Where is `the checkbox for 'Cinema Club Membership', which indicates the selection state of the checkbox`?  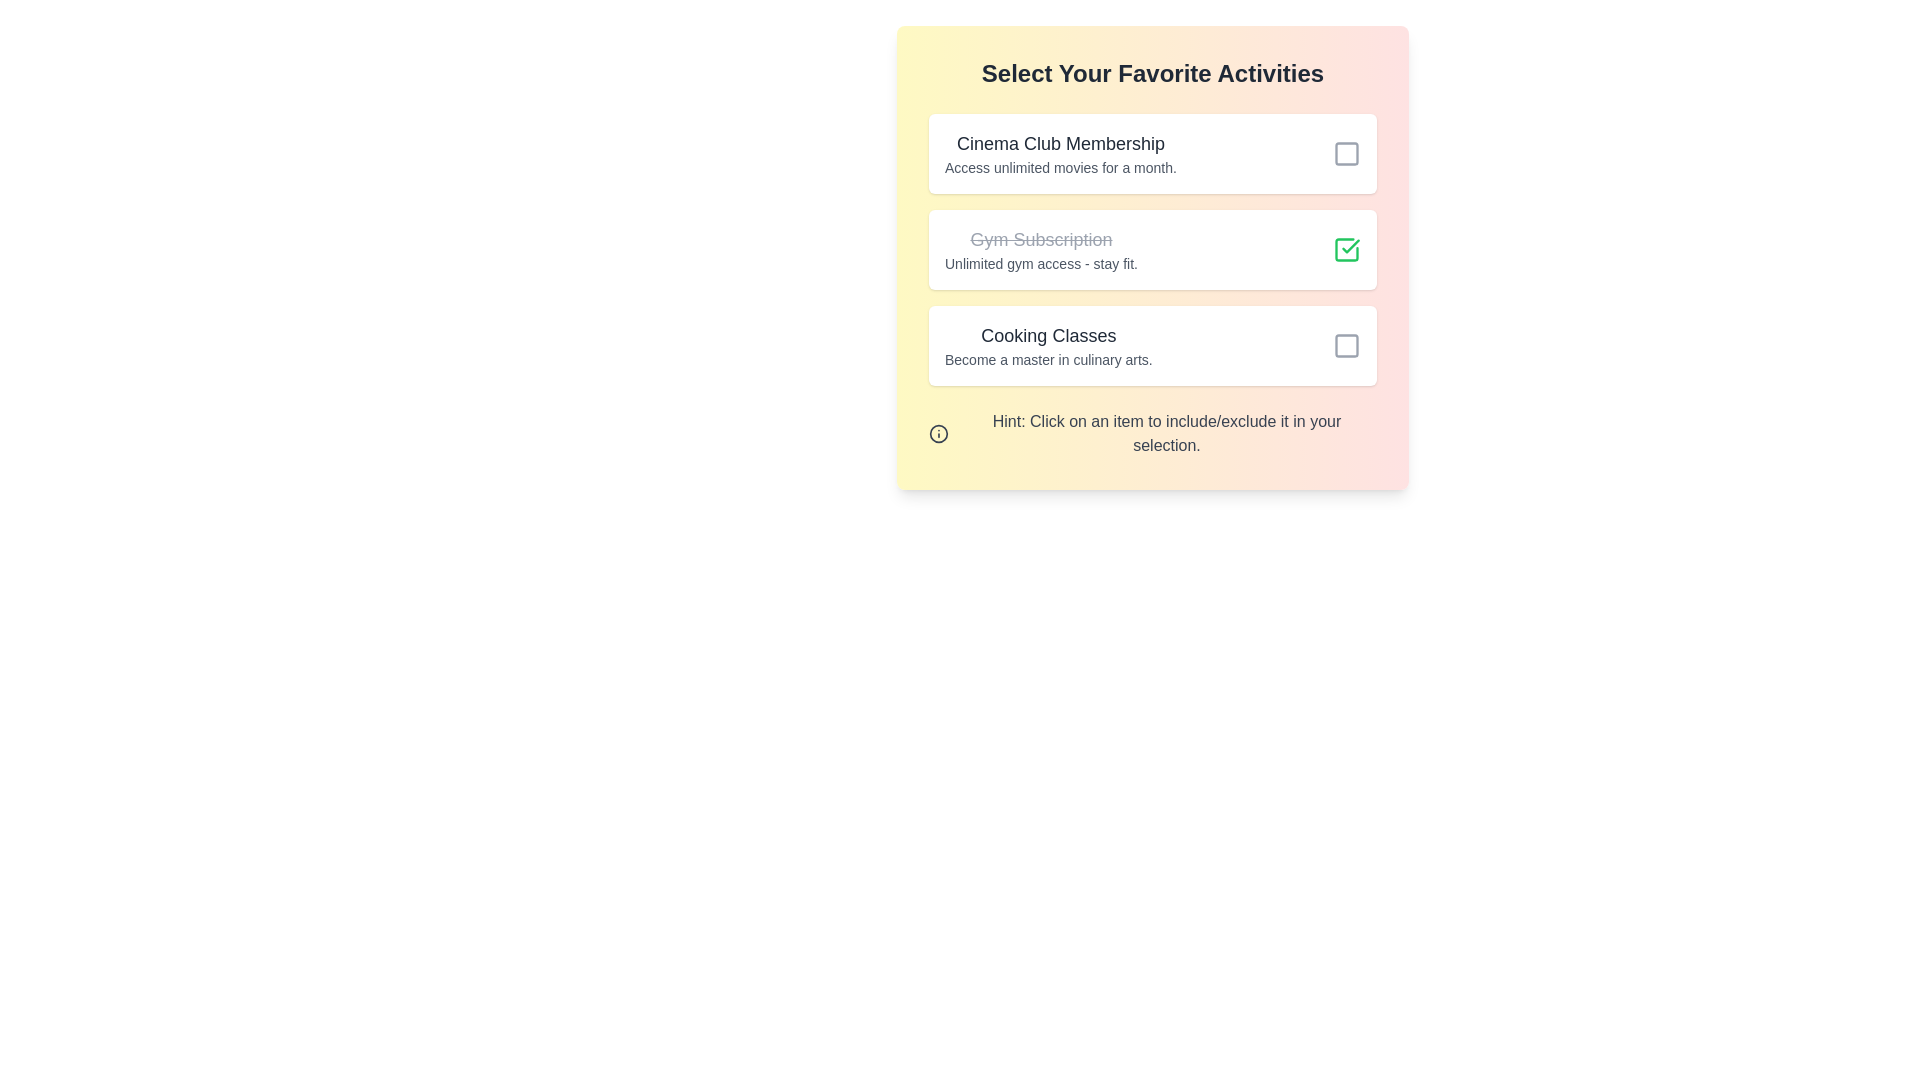 the checkbox for 'Cinema Club Membership', which indicates the selection state of the checkbox is located at coordinates (1347, 153).